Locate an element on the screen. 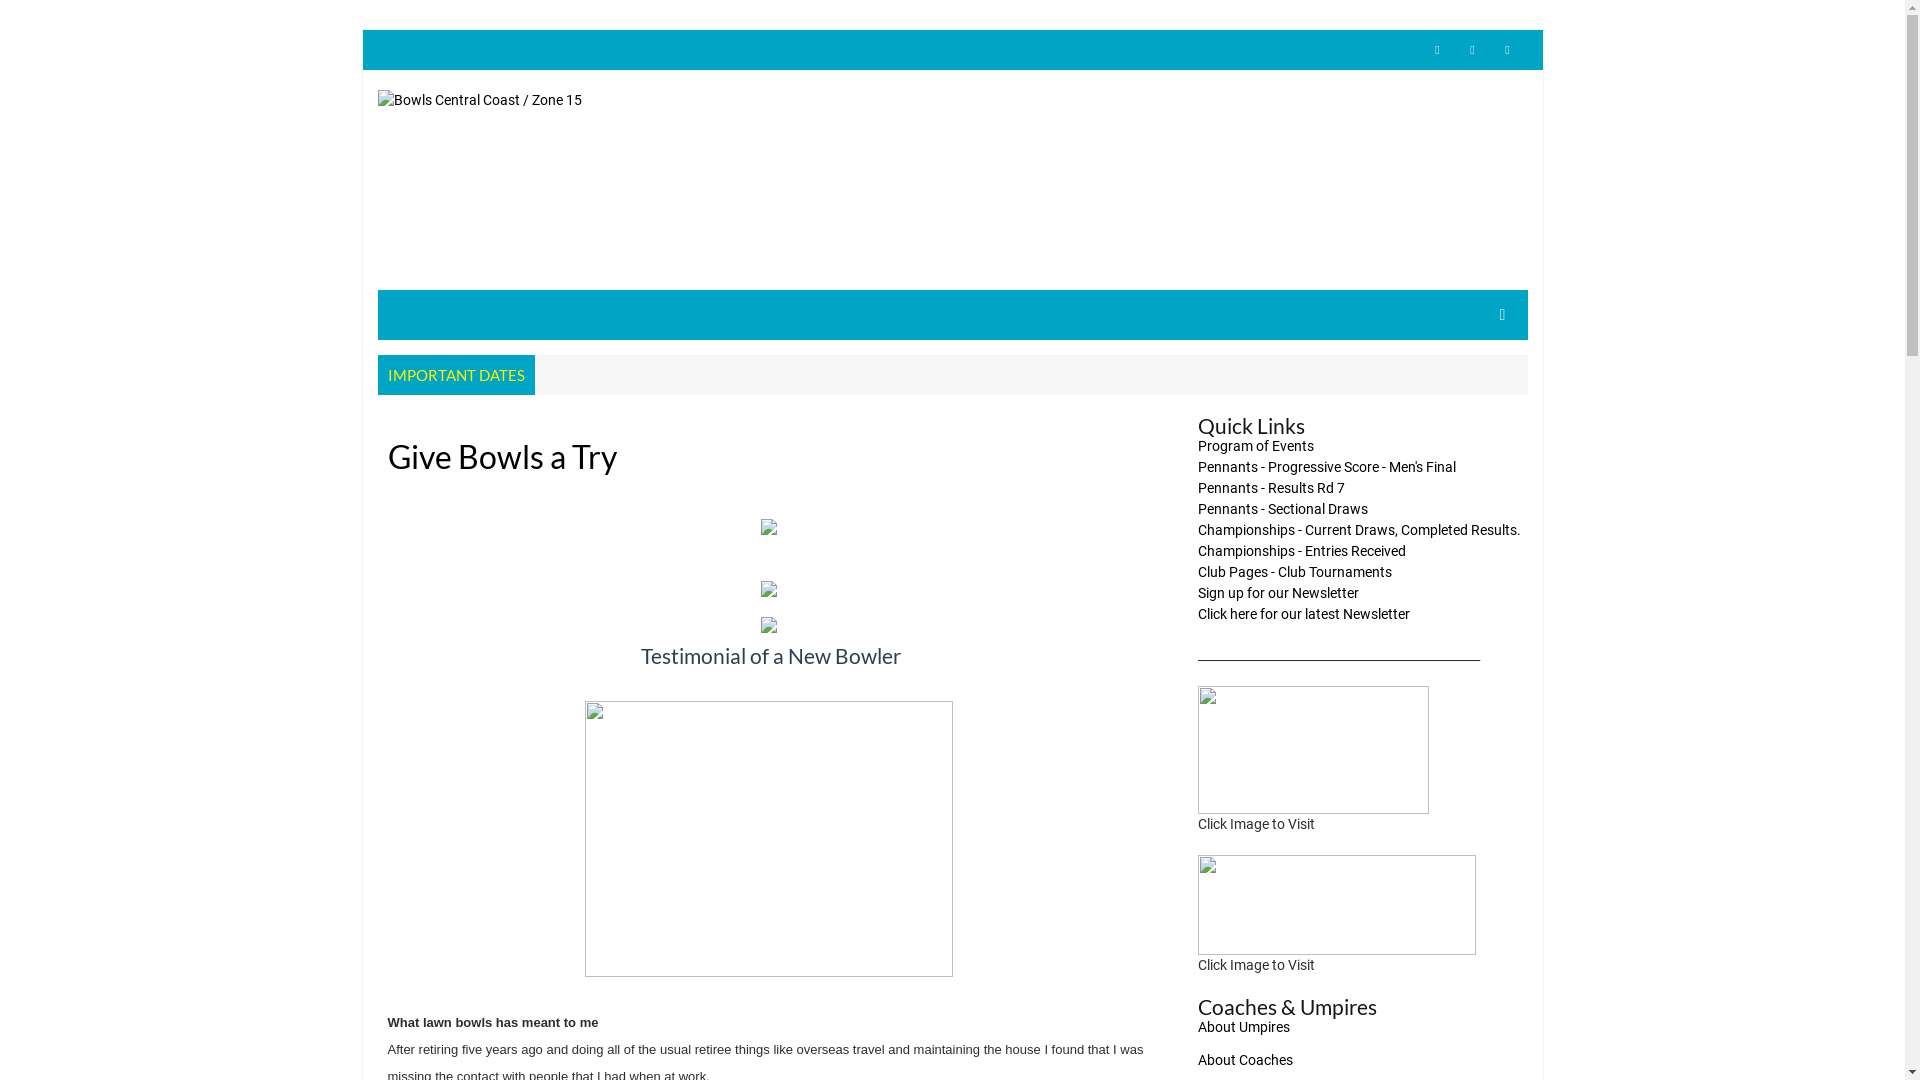  'About Coaches' is located at coordinates (1244, 1059).